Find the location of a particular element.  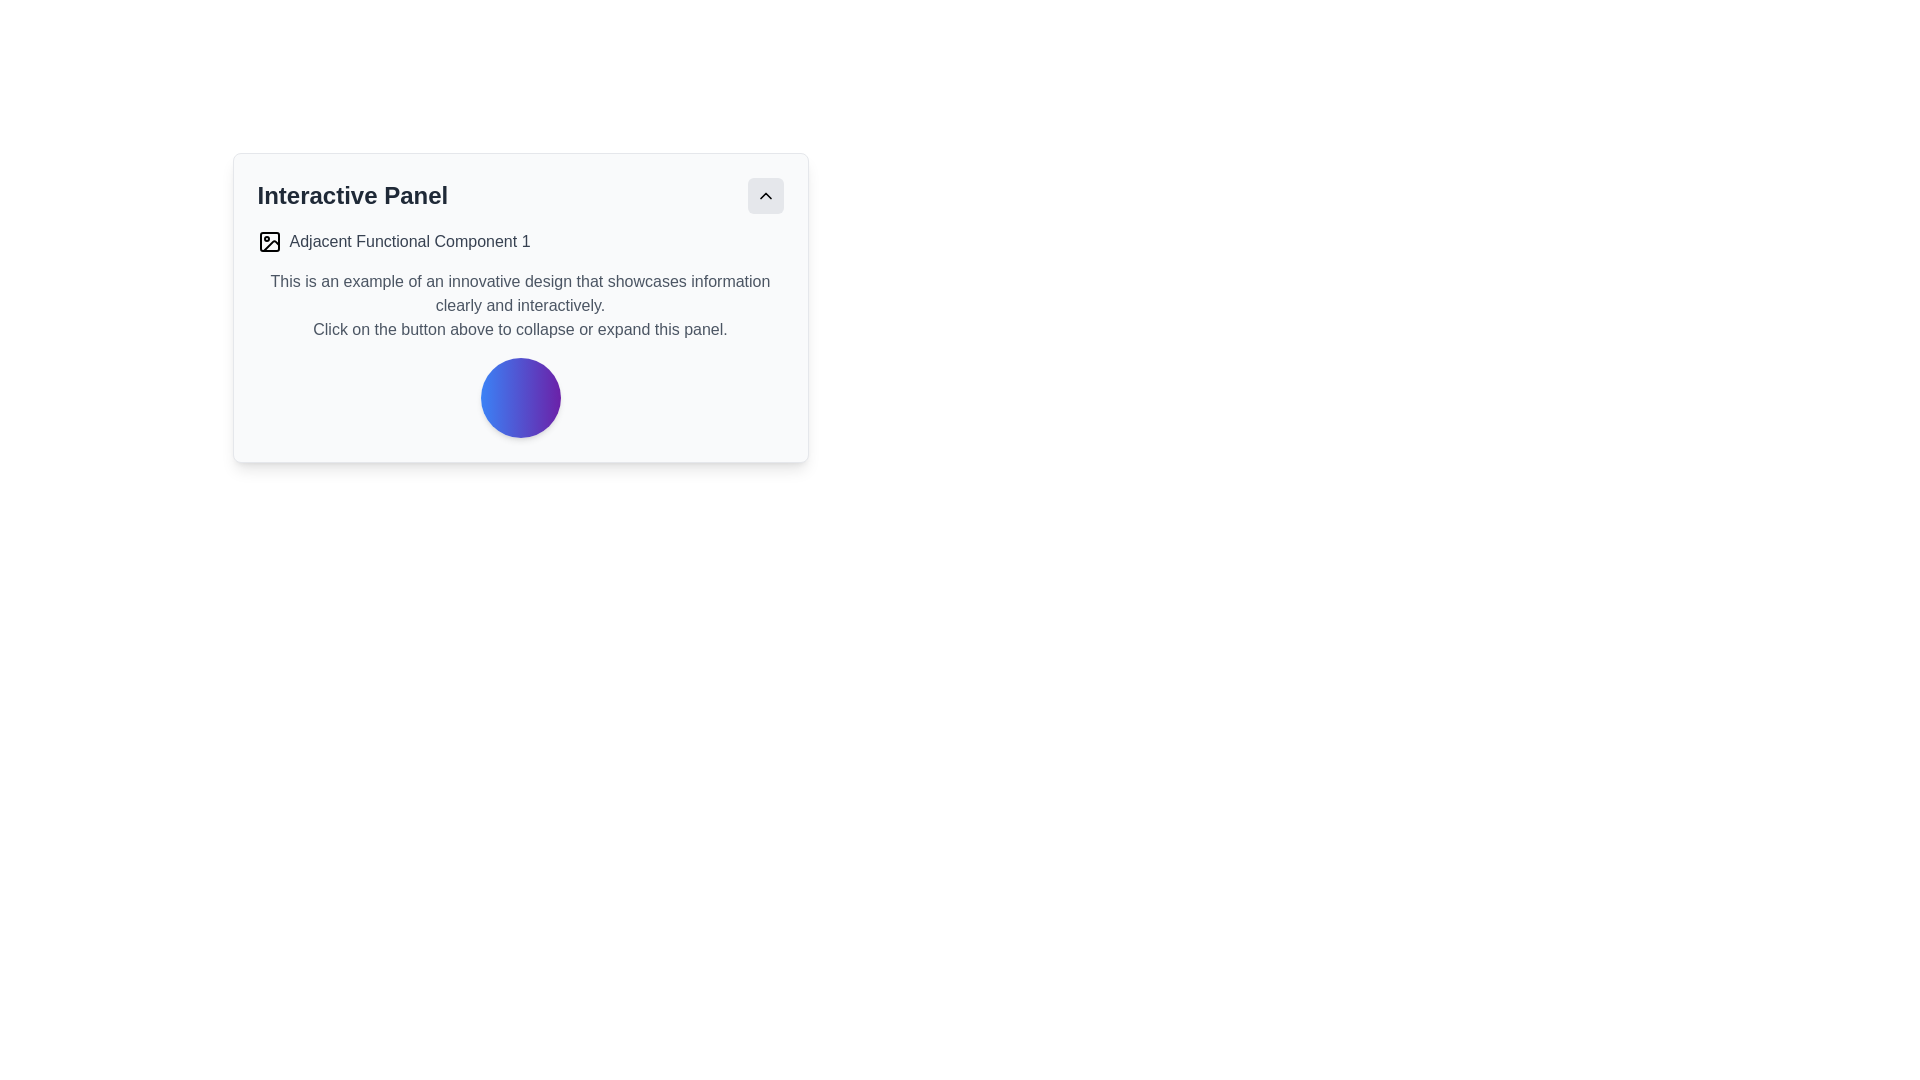

the style or color of the visual emphasis element, which is centrally located at the bottom of the interactive panel is located at coordinates (520, 397).